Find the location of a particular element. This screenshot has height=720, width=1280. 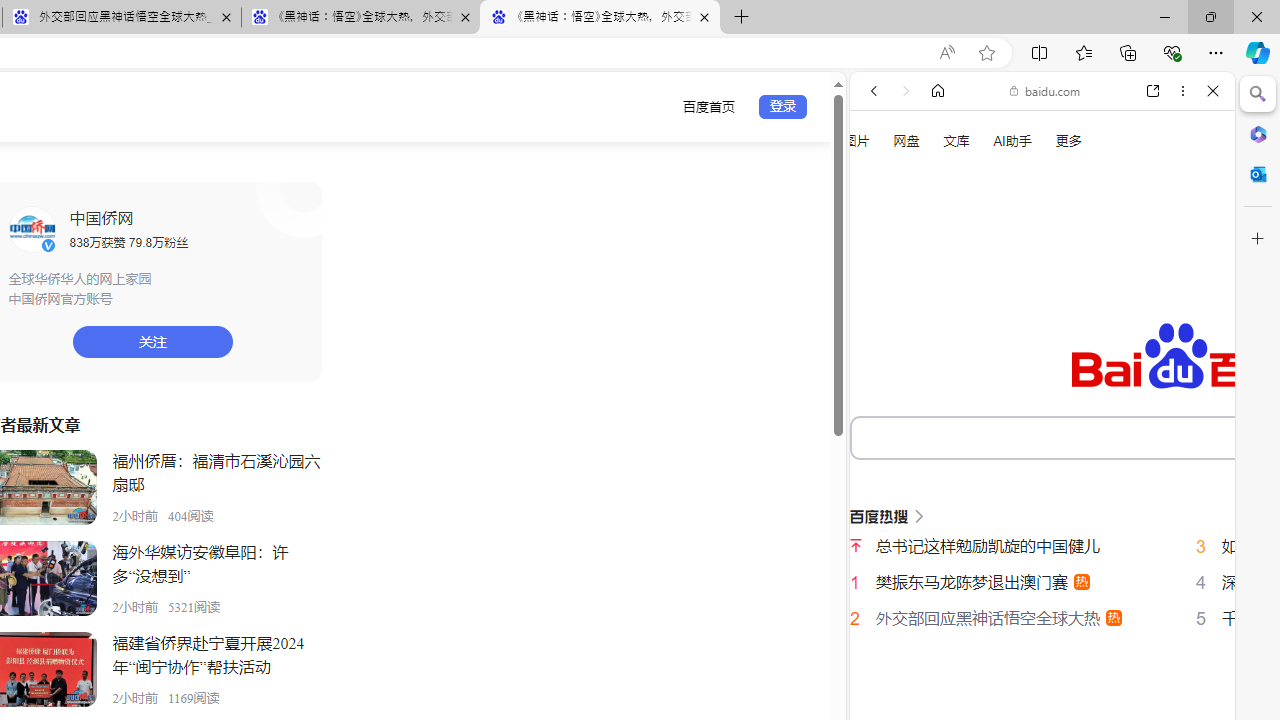

'Search the web' is located at coordinates (1051, 137).